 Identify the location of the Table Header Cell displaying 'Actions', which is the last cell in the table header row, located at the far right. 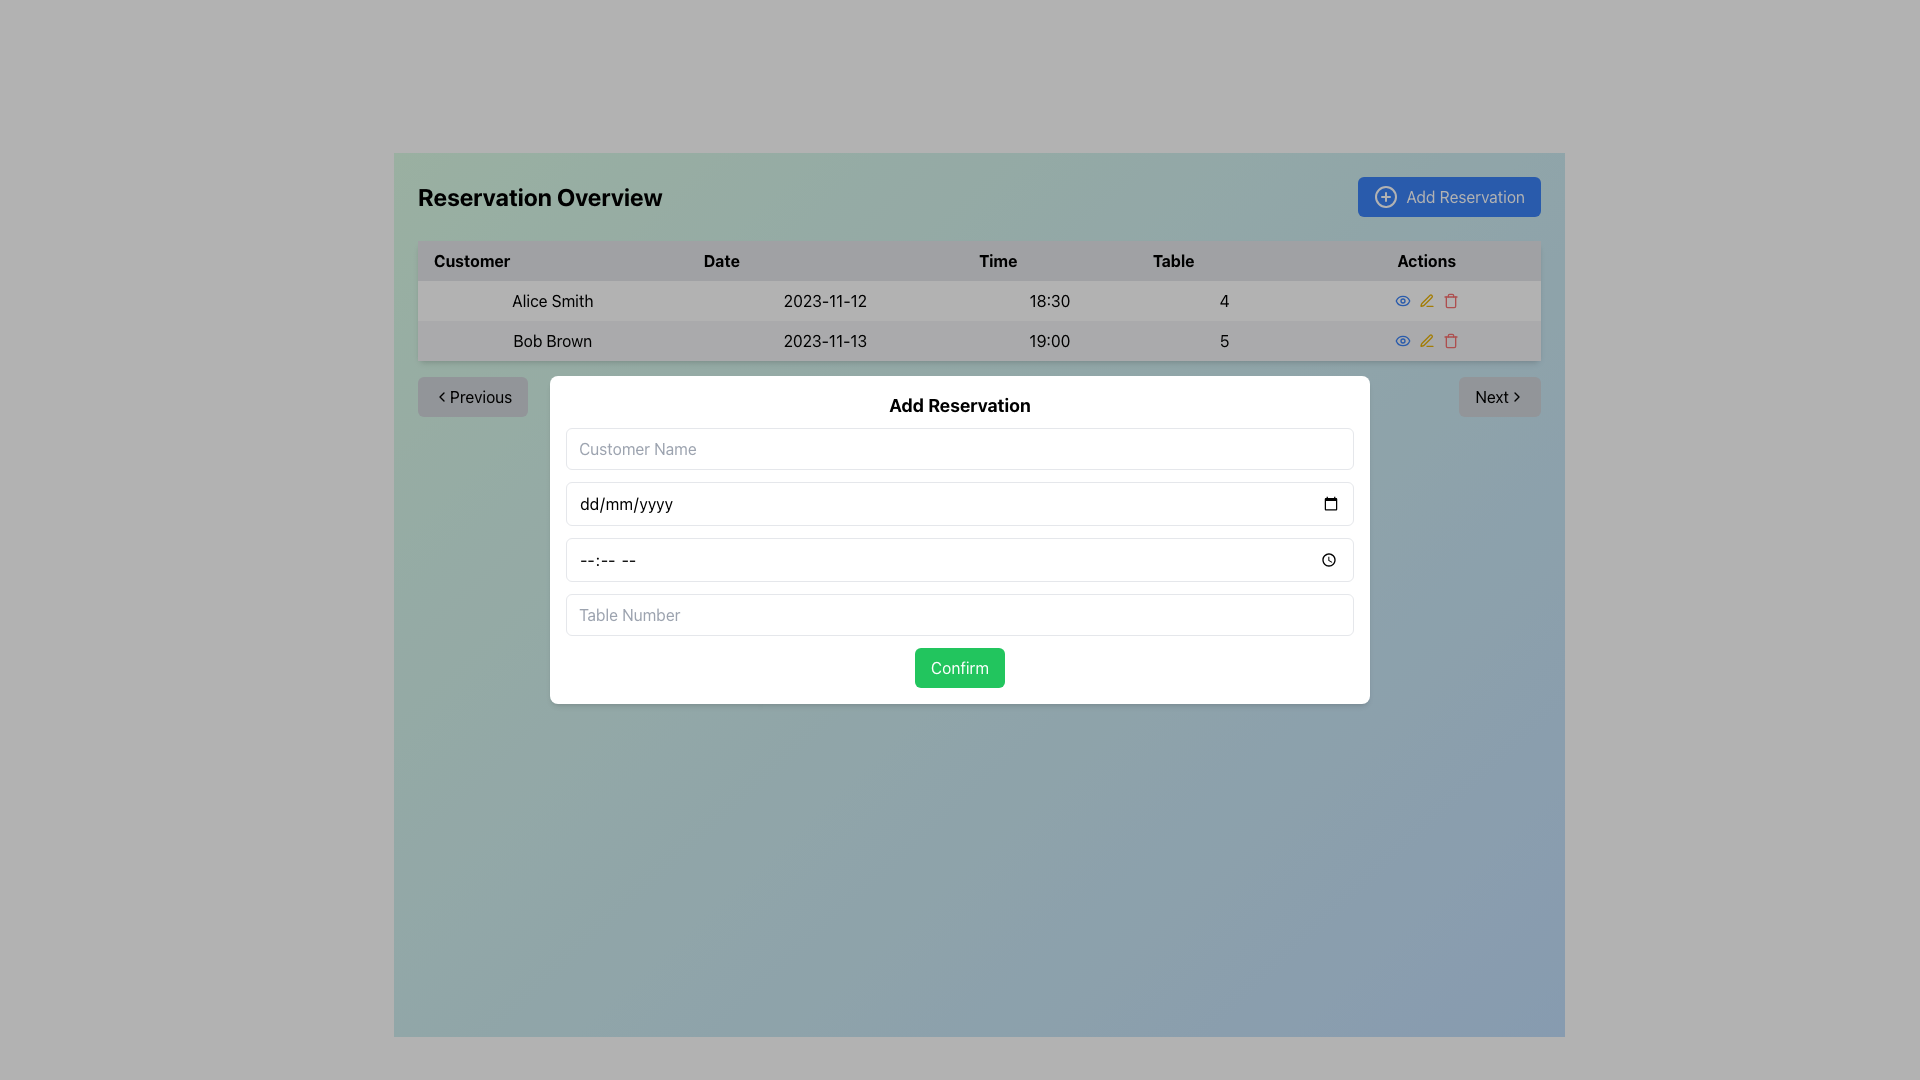
(1425, 260).